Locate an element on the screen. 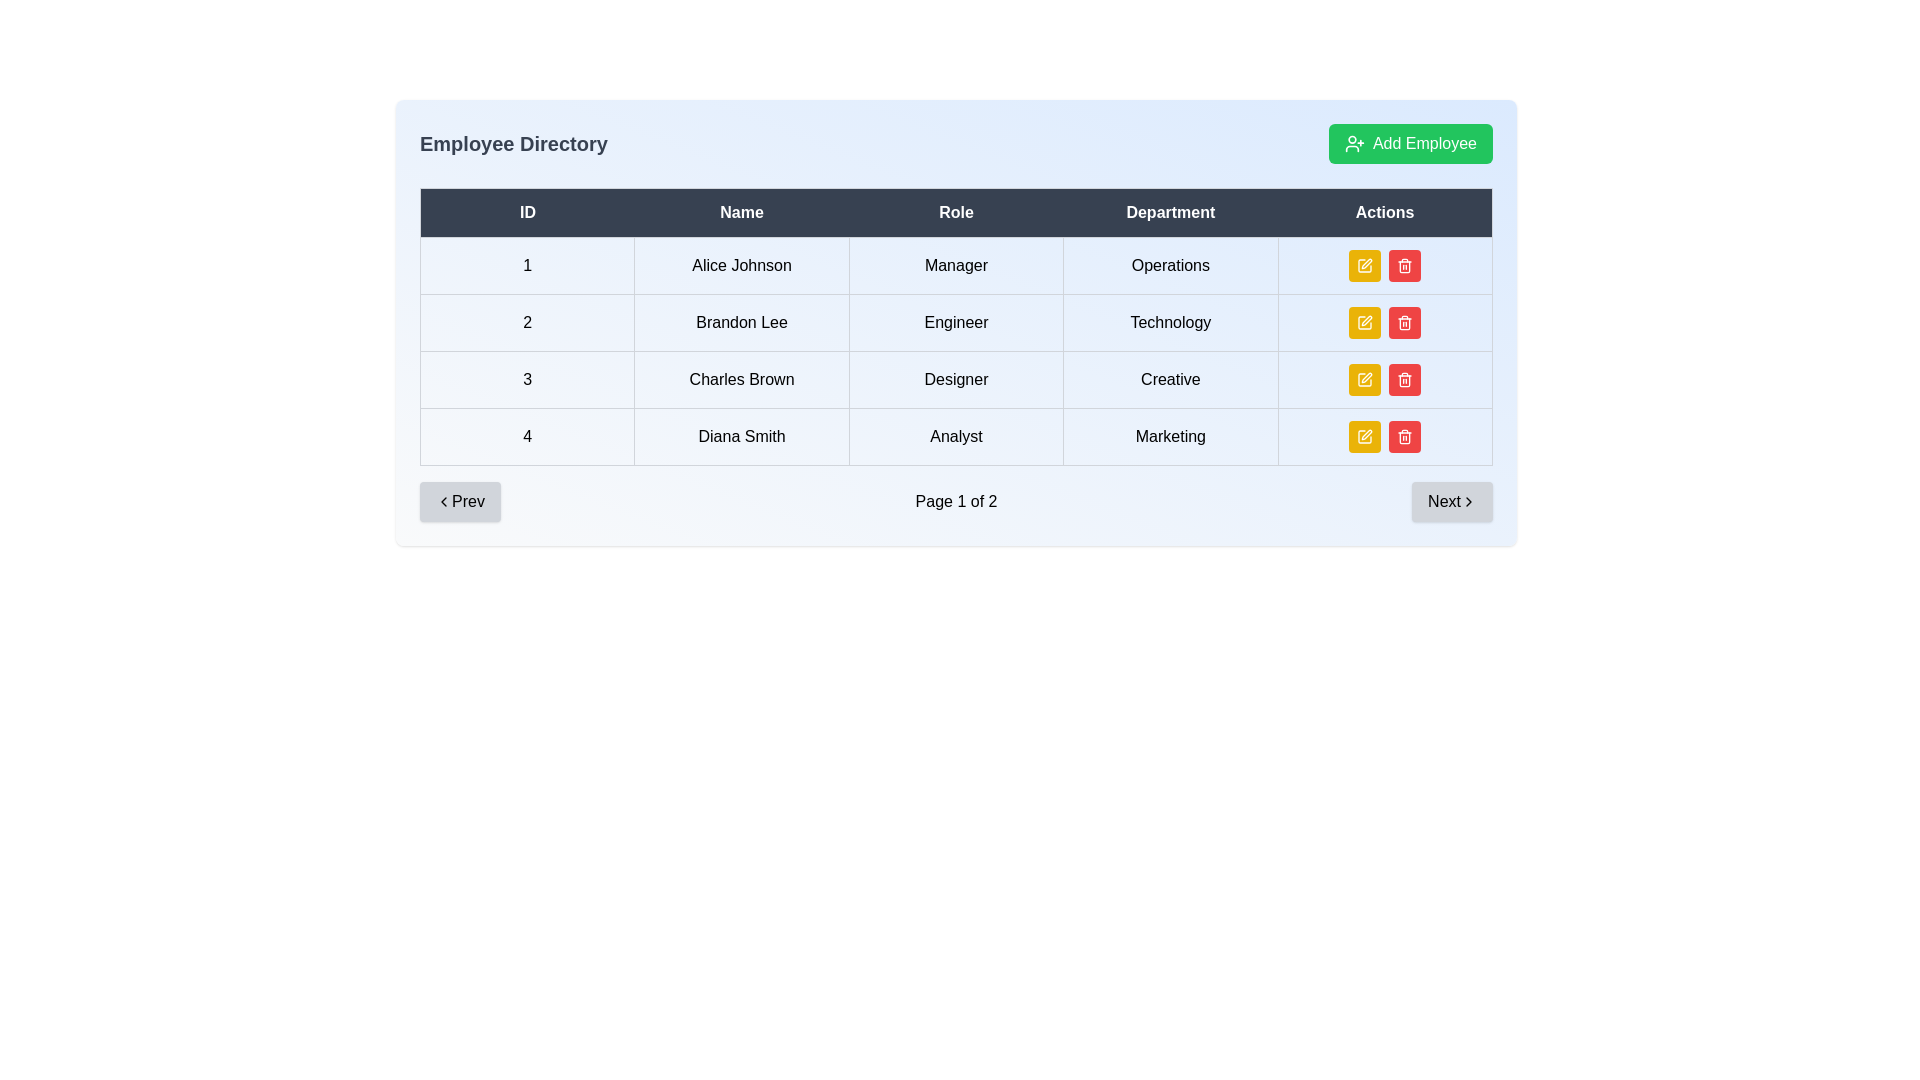 This screenshot has height=1080, width=1920. the interactive pen-shaped icon button with a yellow background in the 'Actions' column corresponding to 'Brandon Lee' is located at coordinates (1364, 322).